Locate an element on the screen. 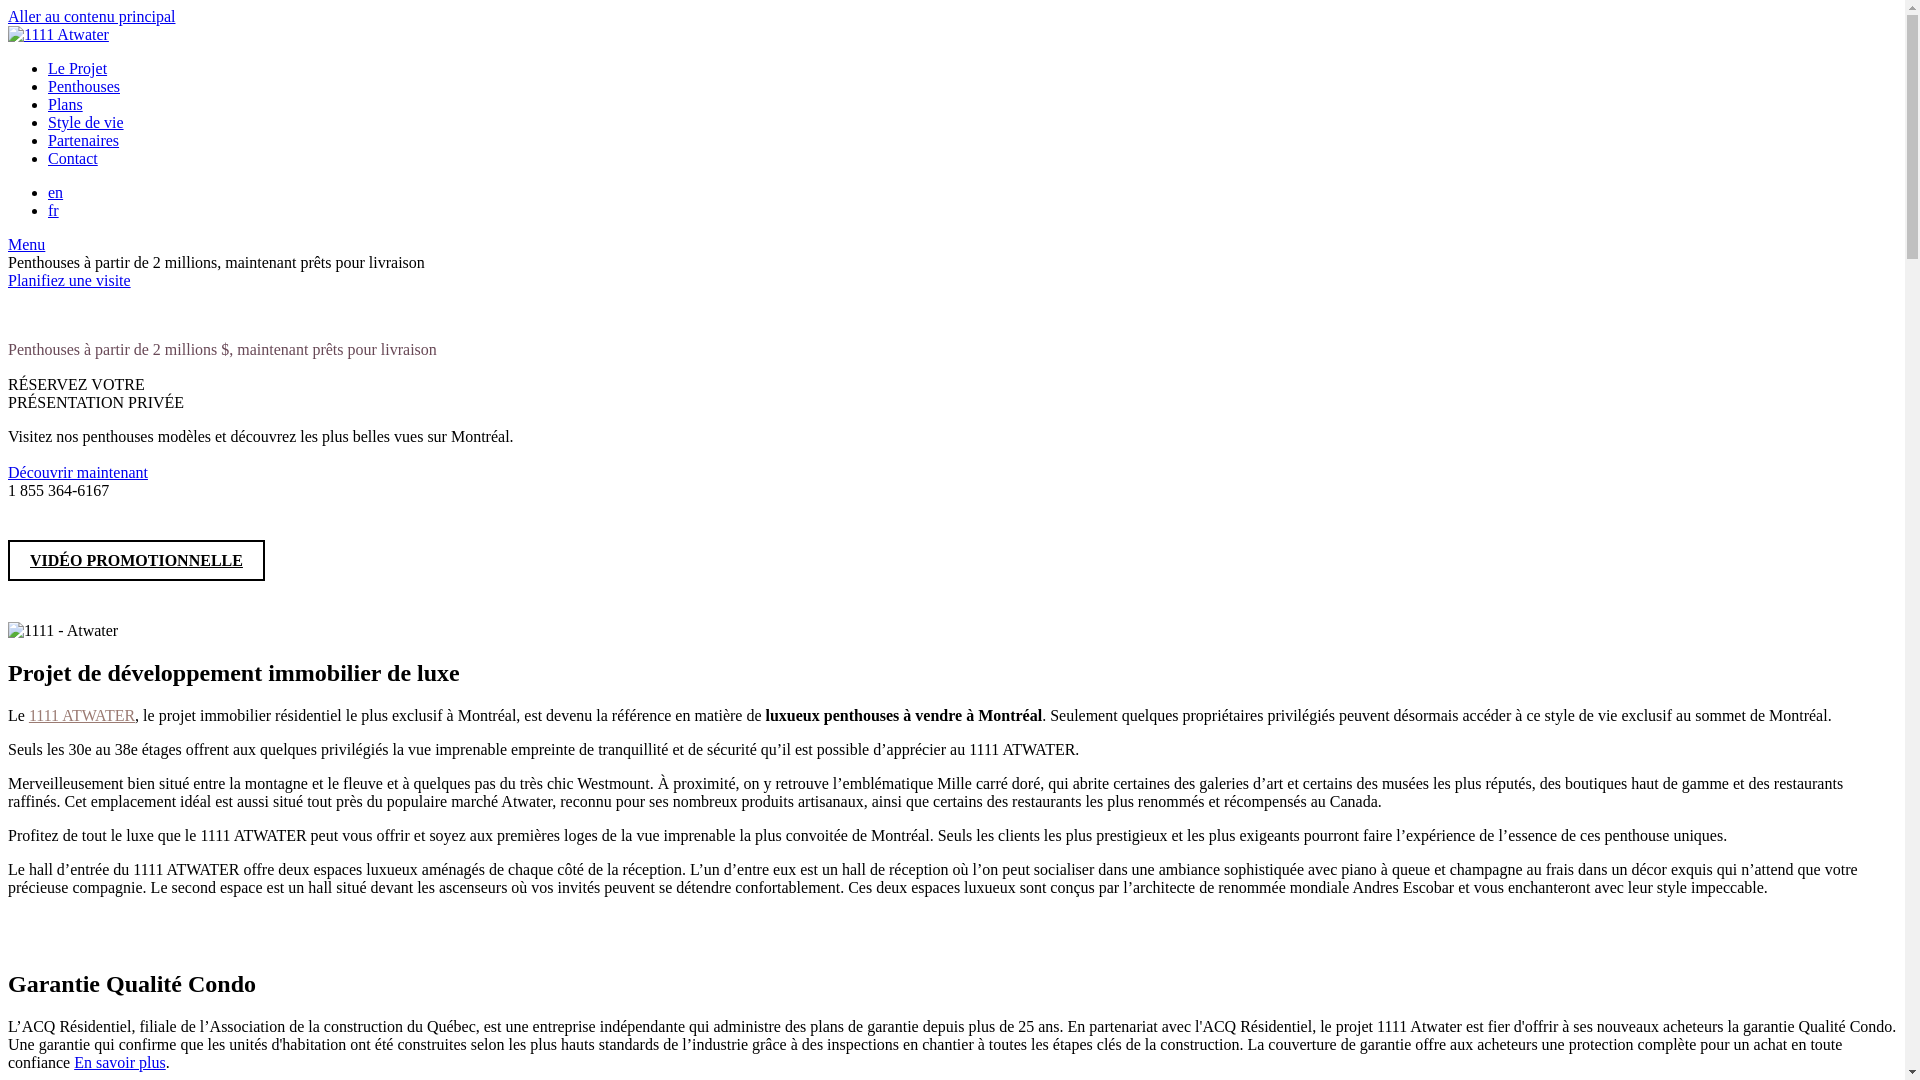 This screenshot has width=1920, height=1080. 'Style de vie' is located at coordinates (85, 122).